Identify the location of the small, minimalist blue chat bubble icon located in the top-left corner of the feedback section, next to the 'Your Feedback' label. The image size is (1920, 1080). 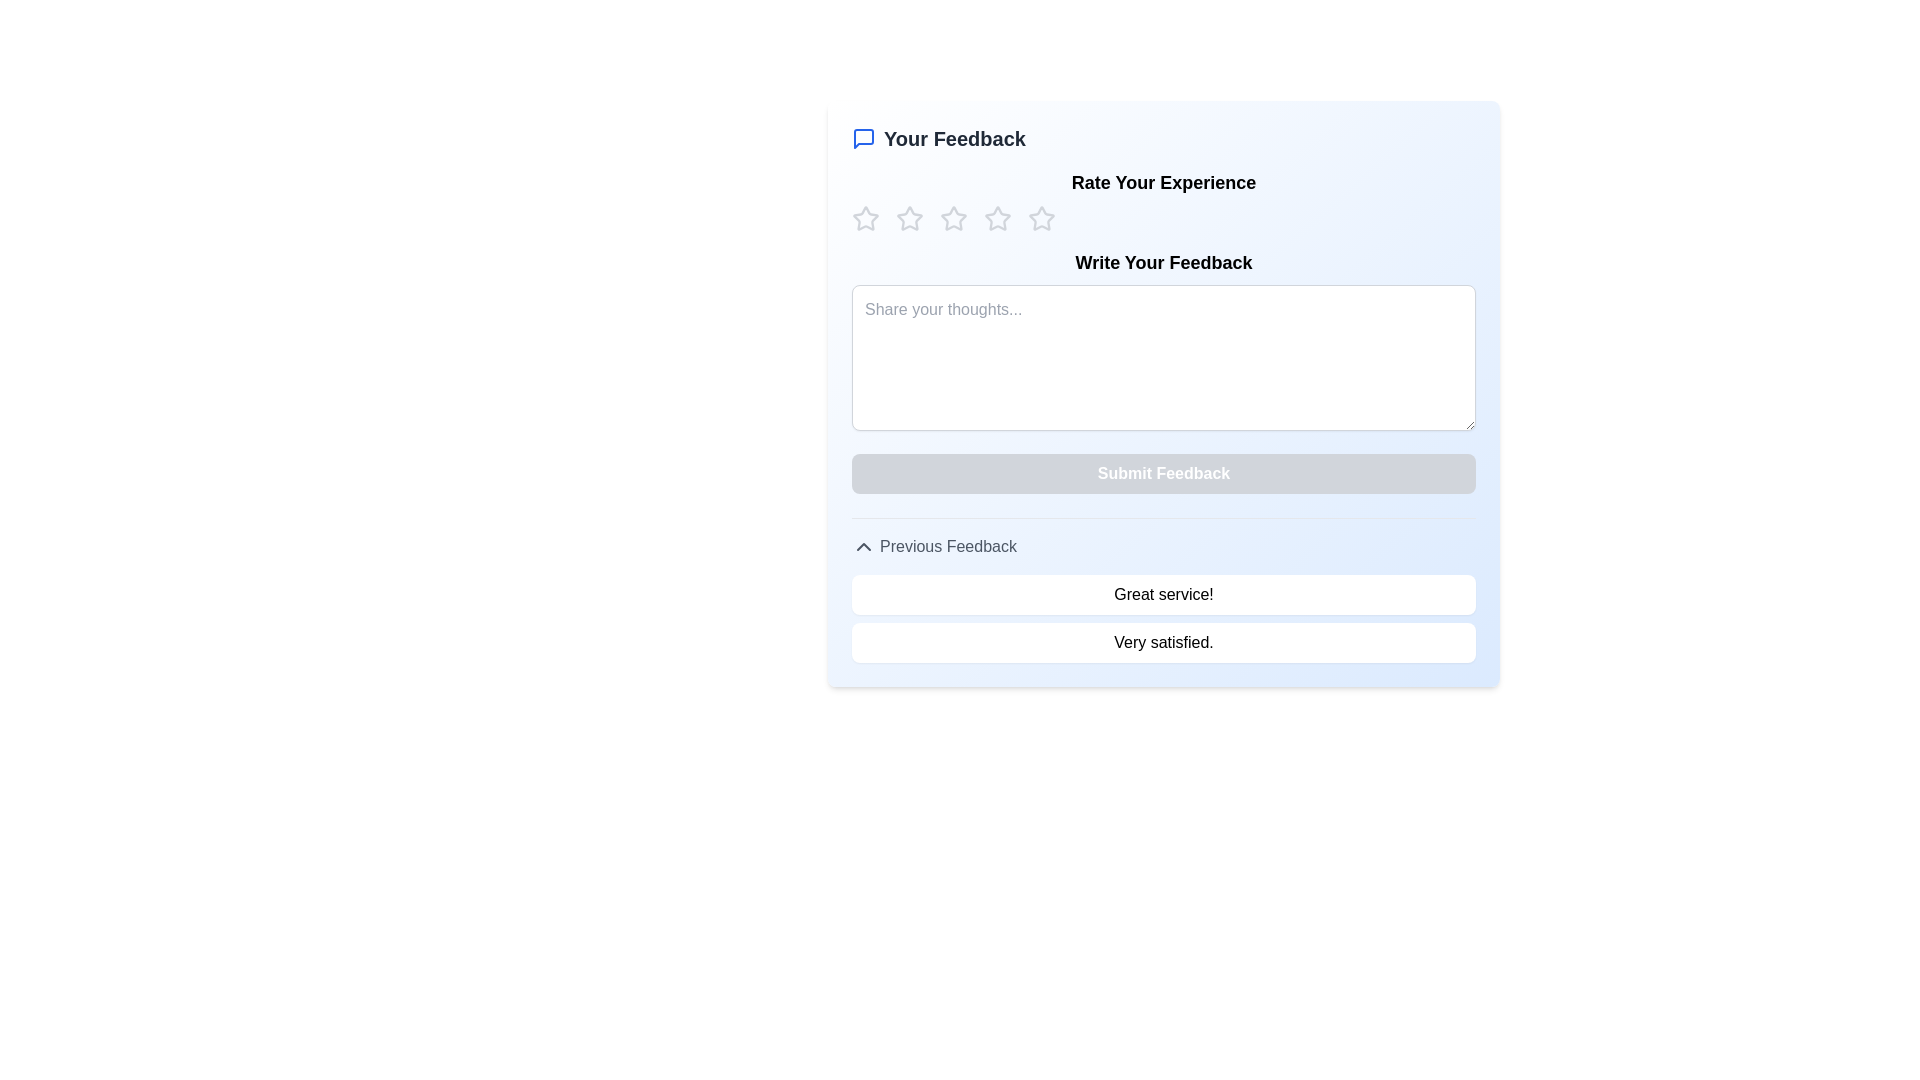
(864, 137).